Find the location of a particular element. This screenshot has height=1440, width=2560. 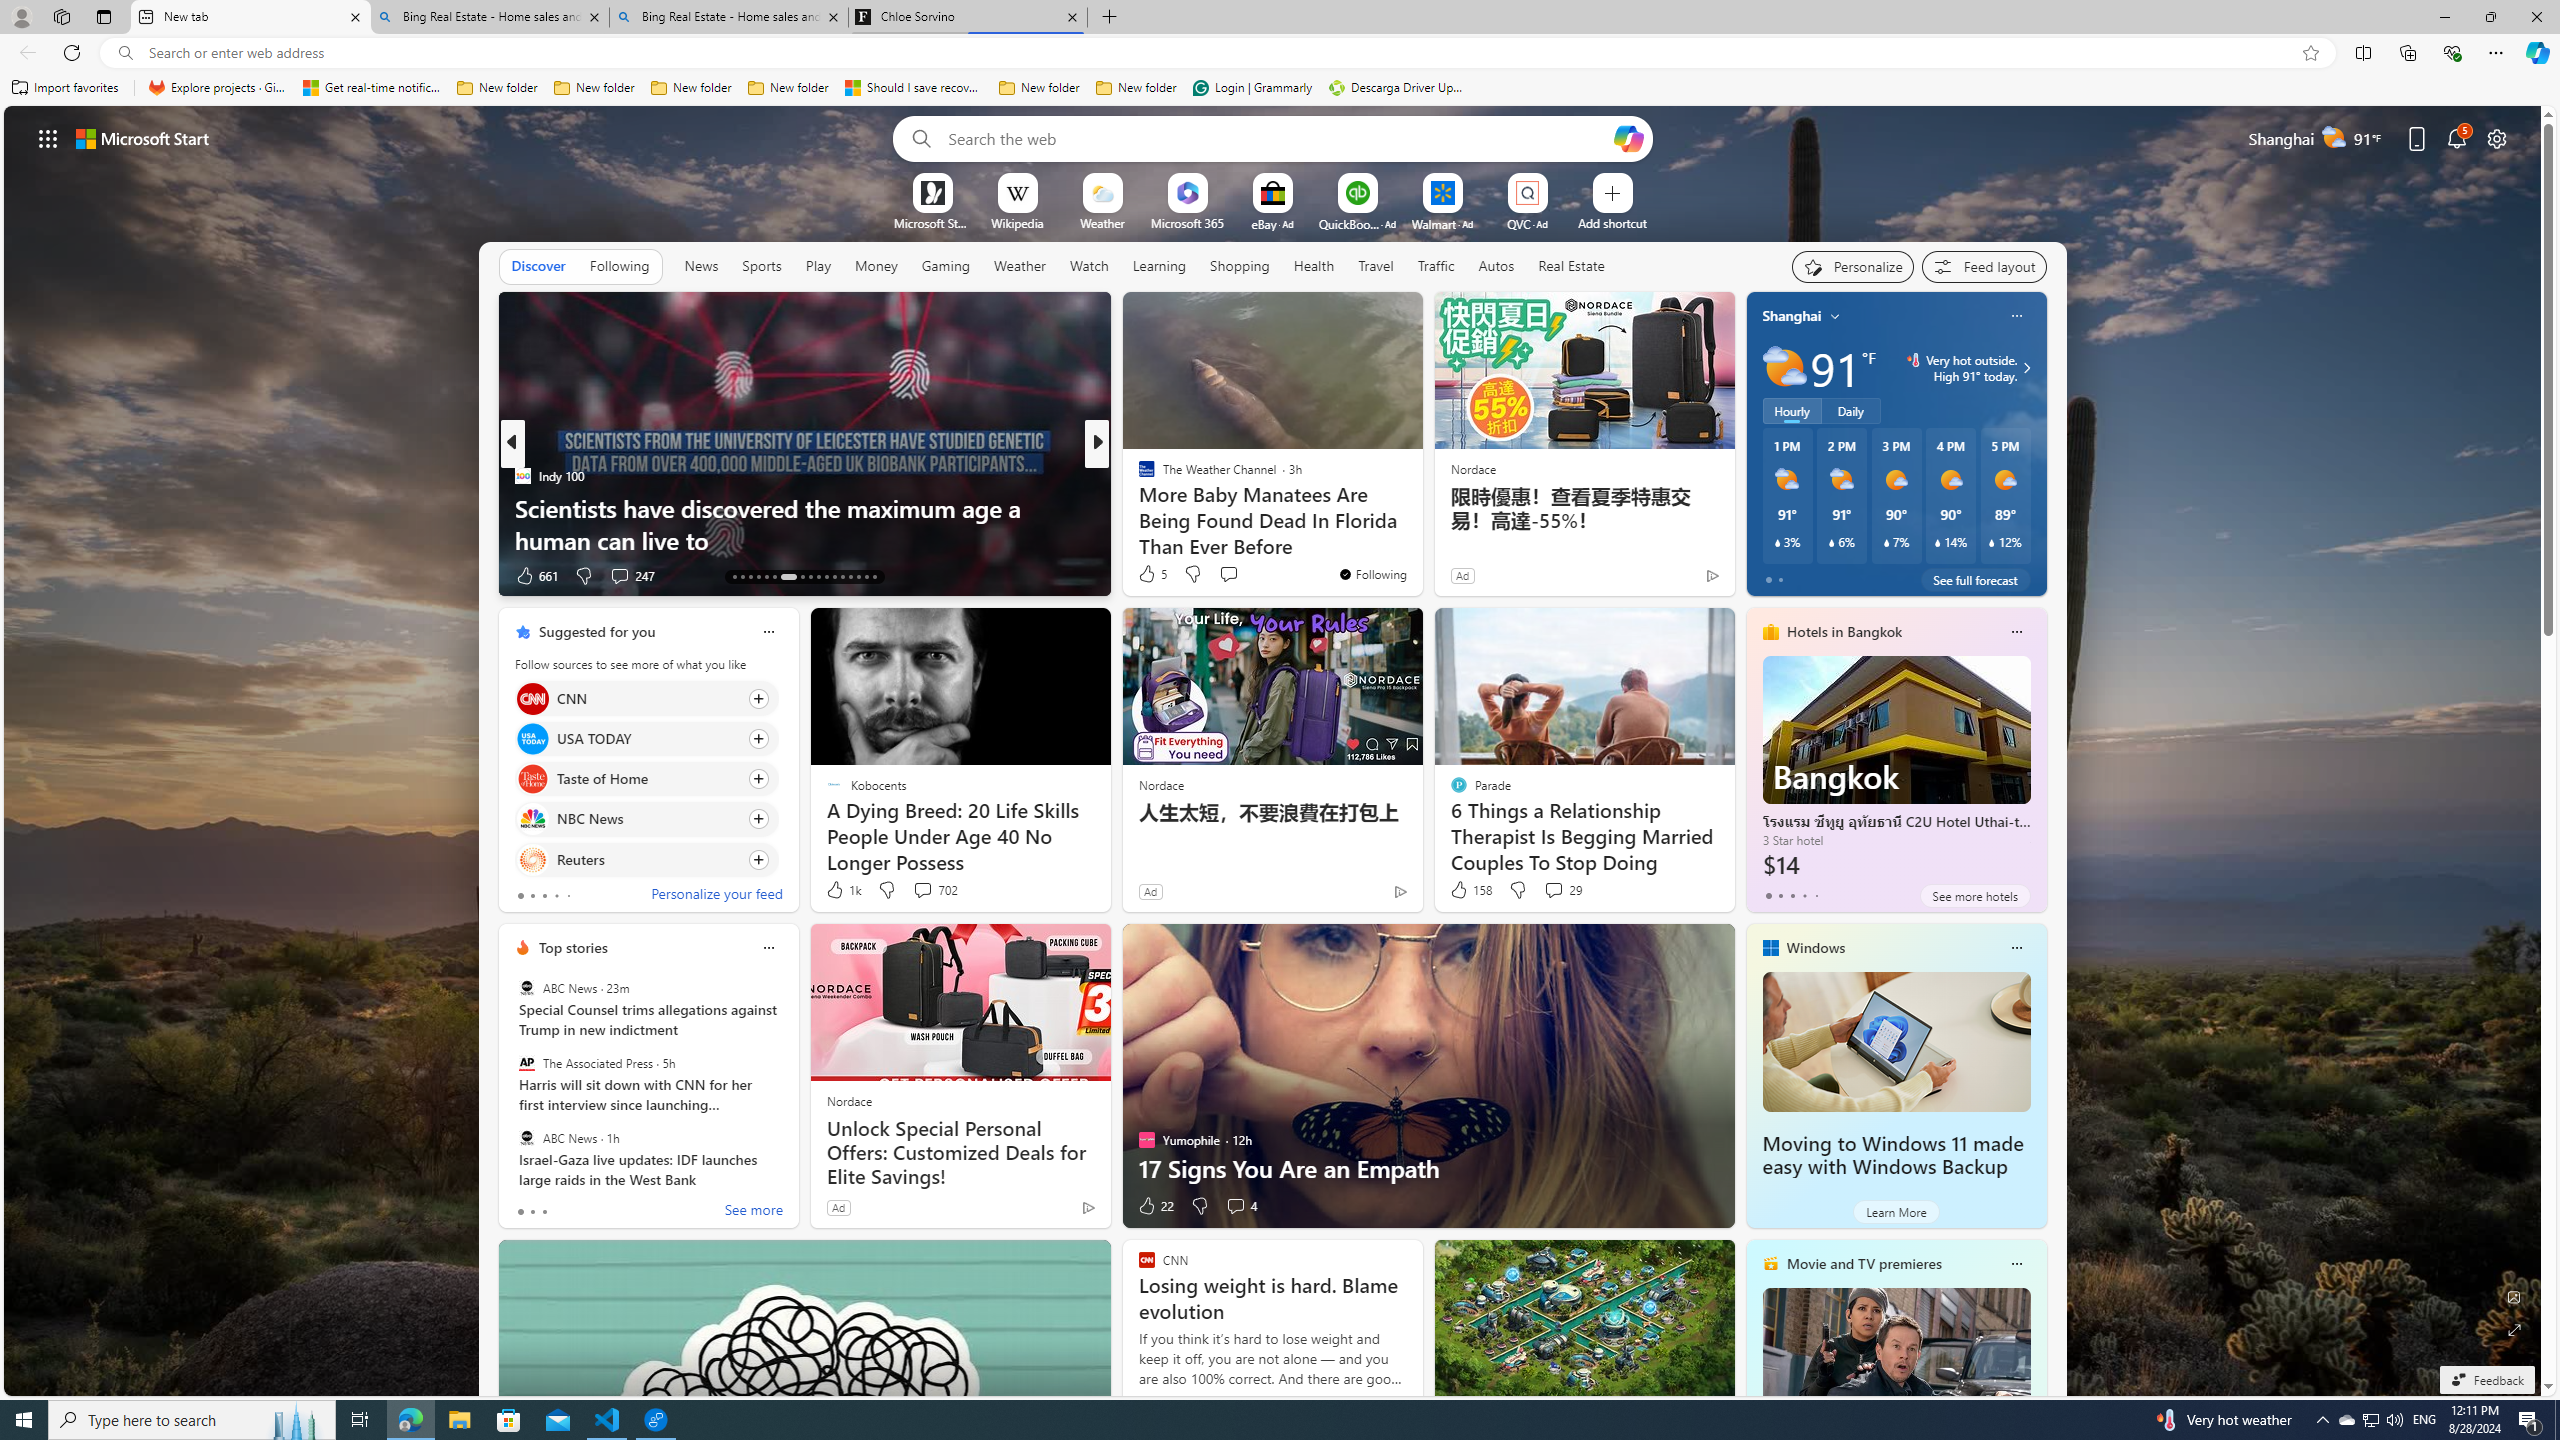

'View comments 7 Comment' is located at coordinates (1227, 574).